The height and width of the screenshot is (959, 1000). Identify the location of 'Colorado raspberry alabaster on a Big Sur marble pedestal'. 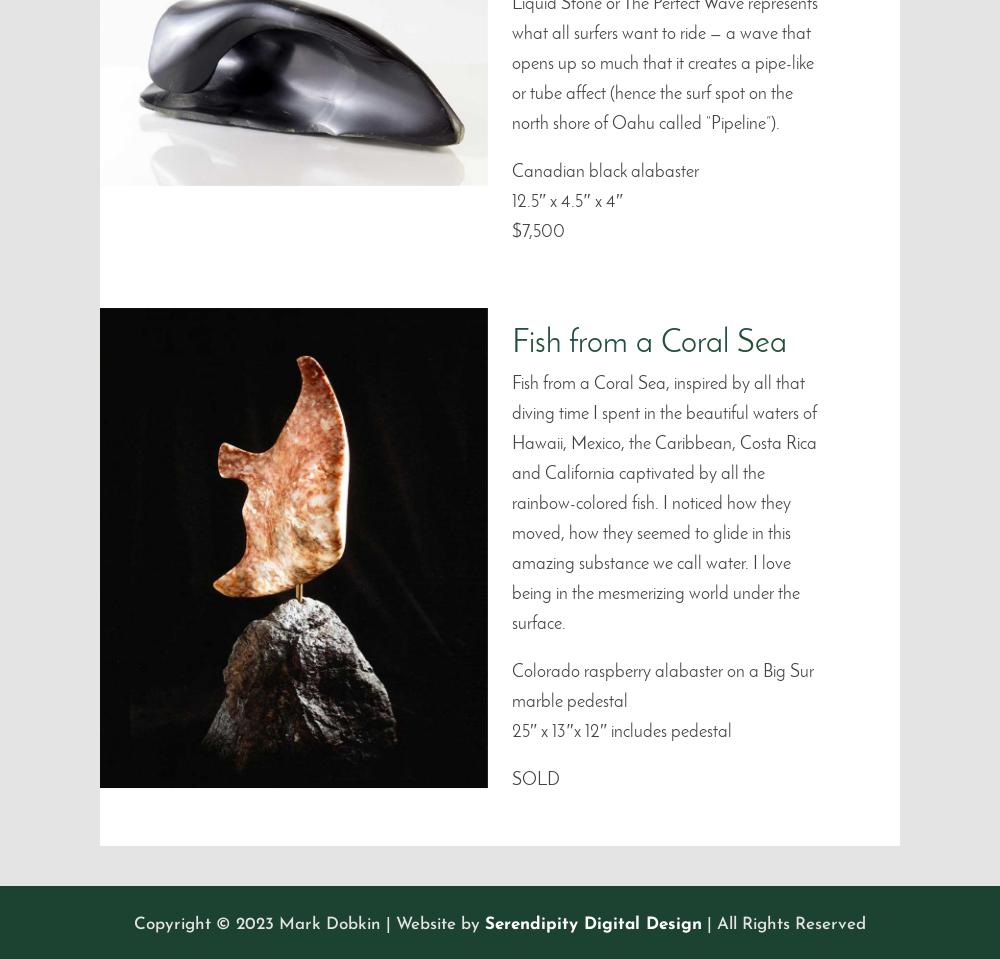
(663, 685).